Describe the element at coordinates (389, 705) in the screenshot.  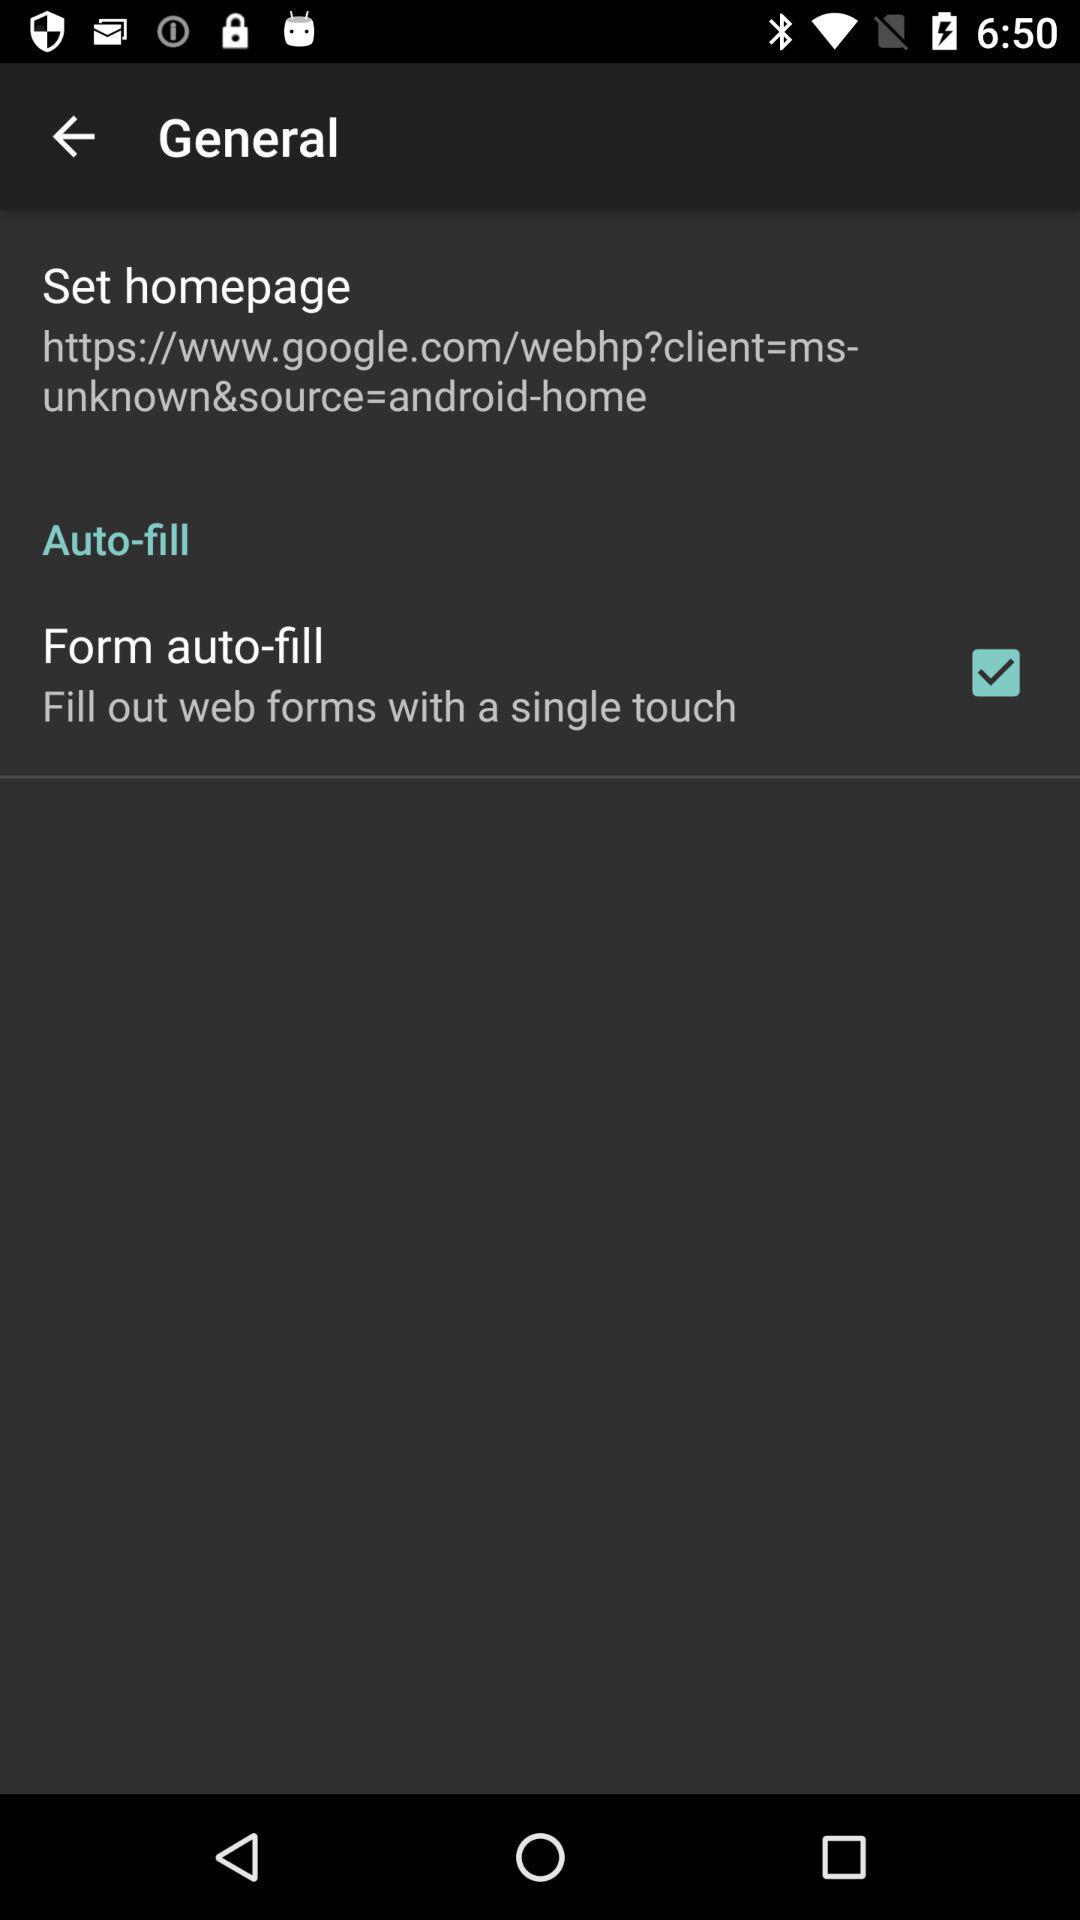
I see `the app at the center` at that location.